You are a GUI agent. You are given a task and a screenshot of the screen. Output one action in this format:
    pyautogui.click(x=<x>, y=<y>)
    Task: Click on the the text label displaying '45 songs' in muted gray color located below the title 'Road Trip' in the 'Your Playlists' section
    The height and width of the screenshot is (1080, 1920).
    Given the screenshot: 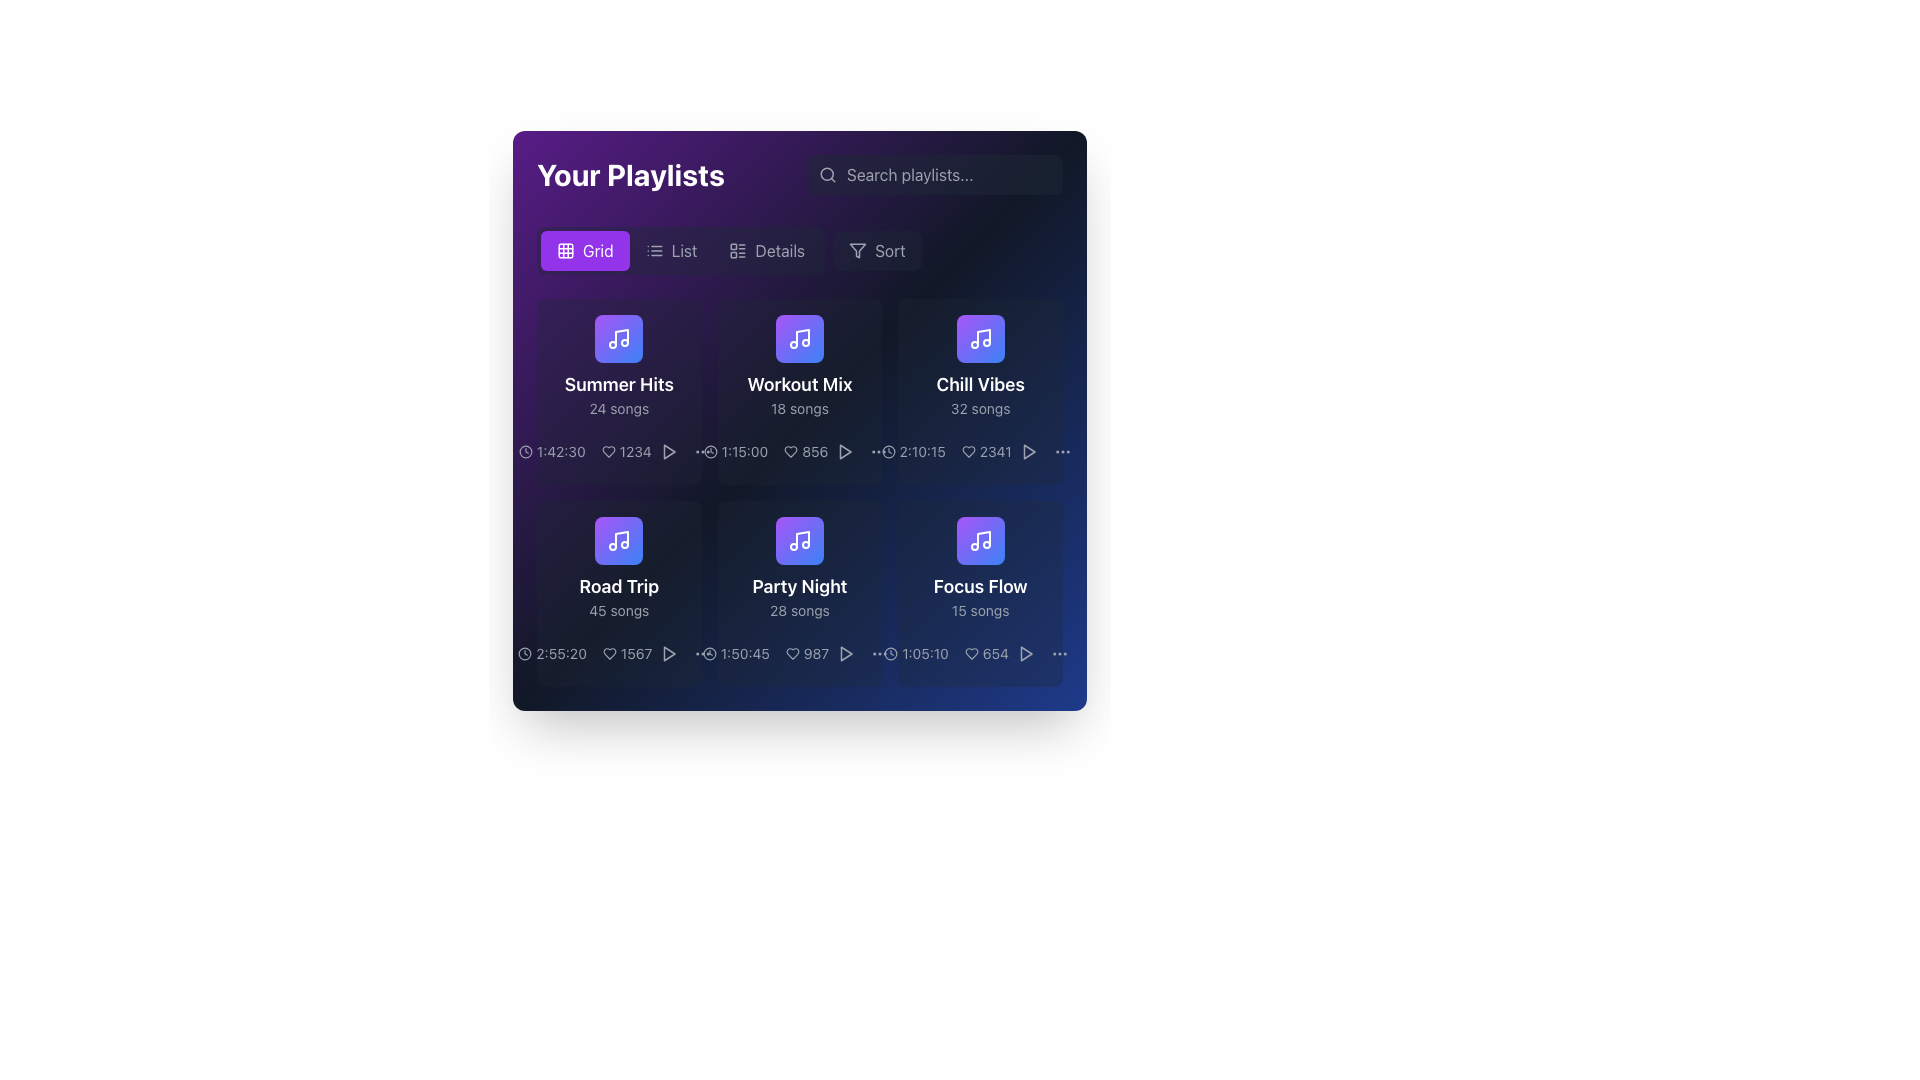 What is the action you would take?
    pyautogui.click(x=618, y=609)
    